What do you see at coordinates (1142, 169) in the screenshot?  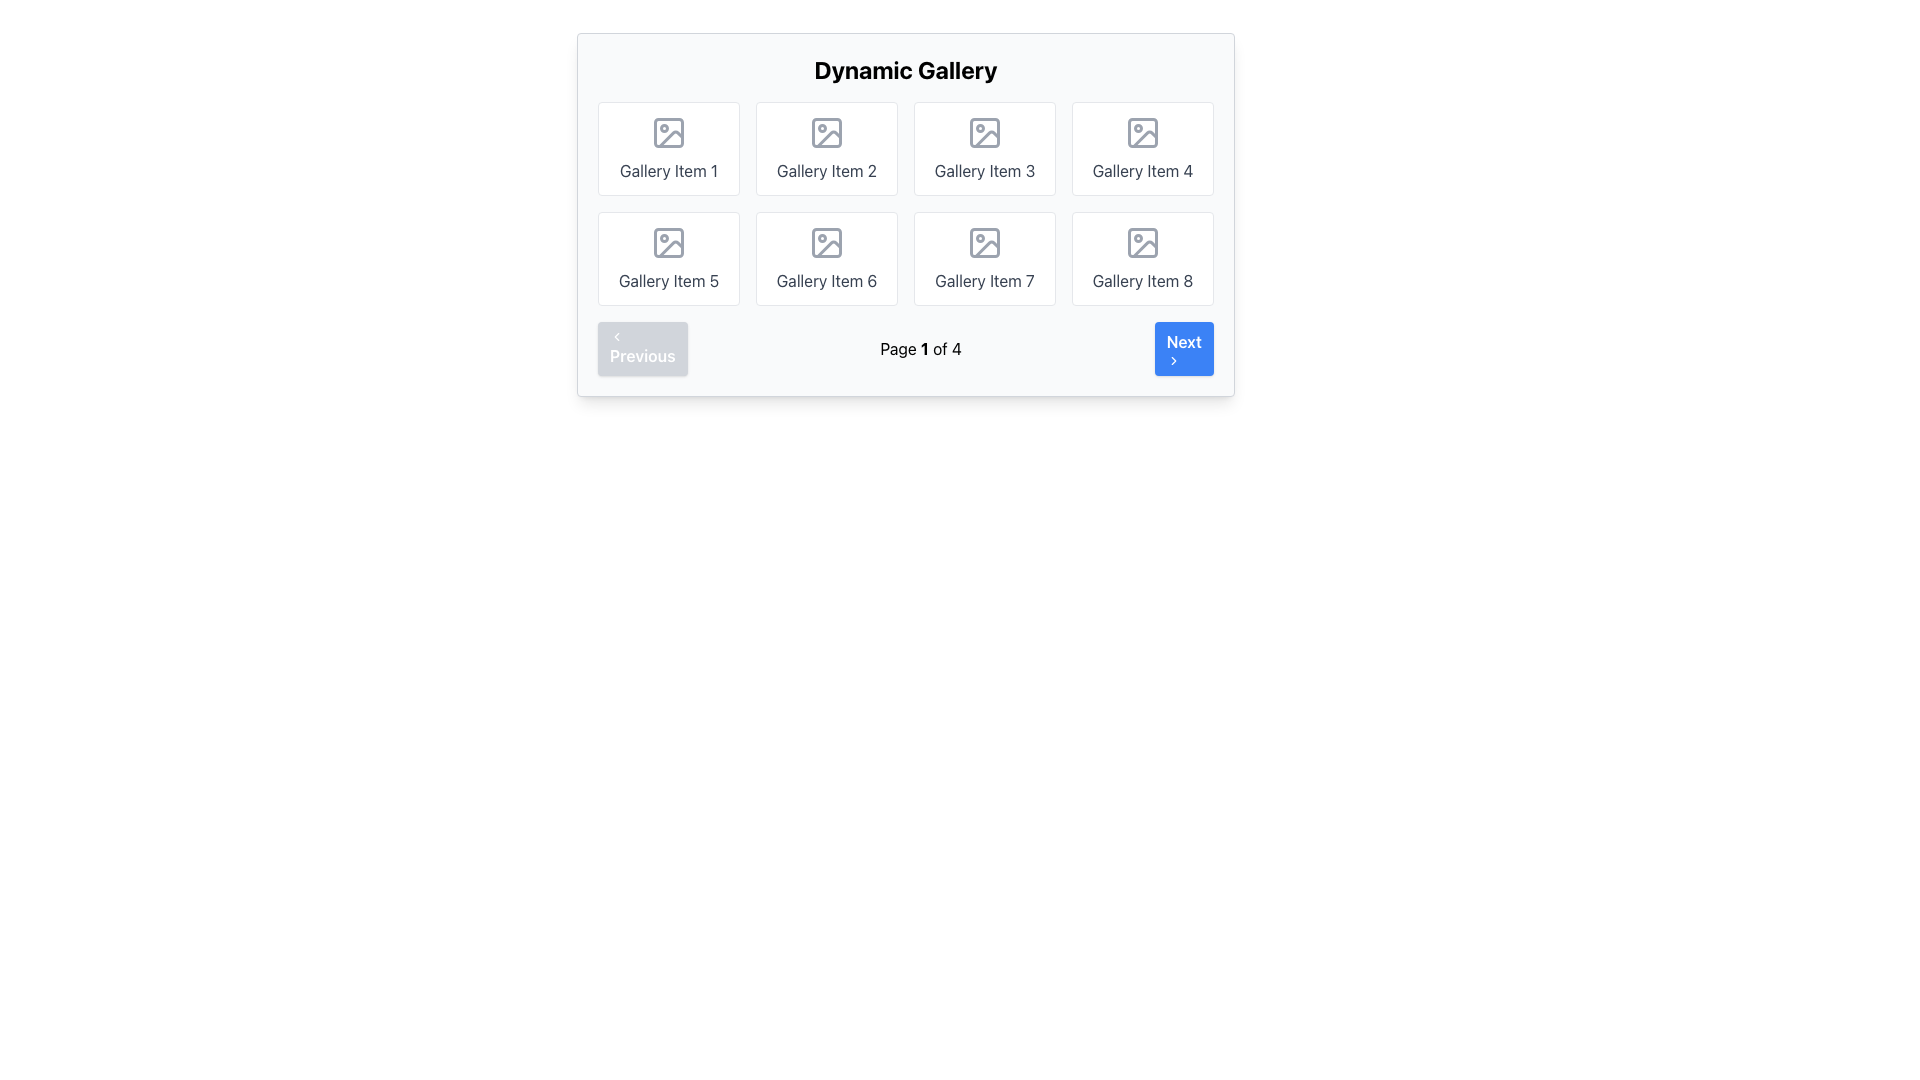 I see `on the text label 'Gallery Item 4' which identifies the fourth gallery item in the grid layout` at bounding box center [1142, 169].